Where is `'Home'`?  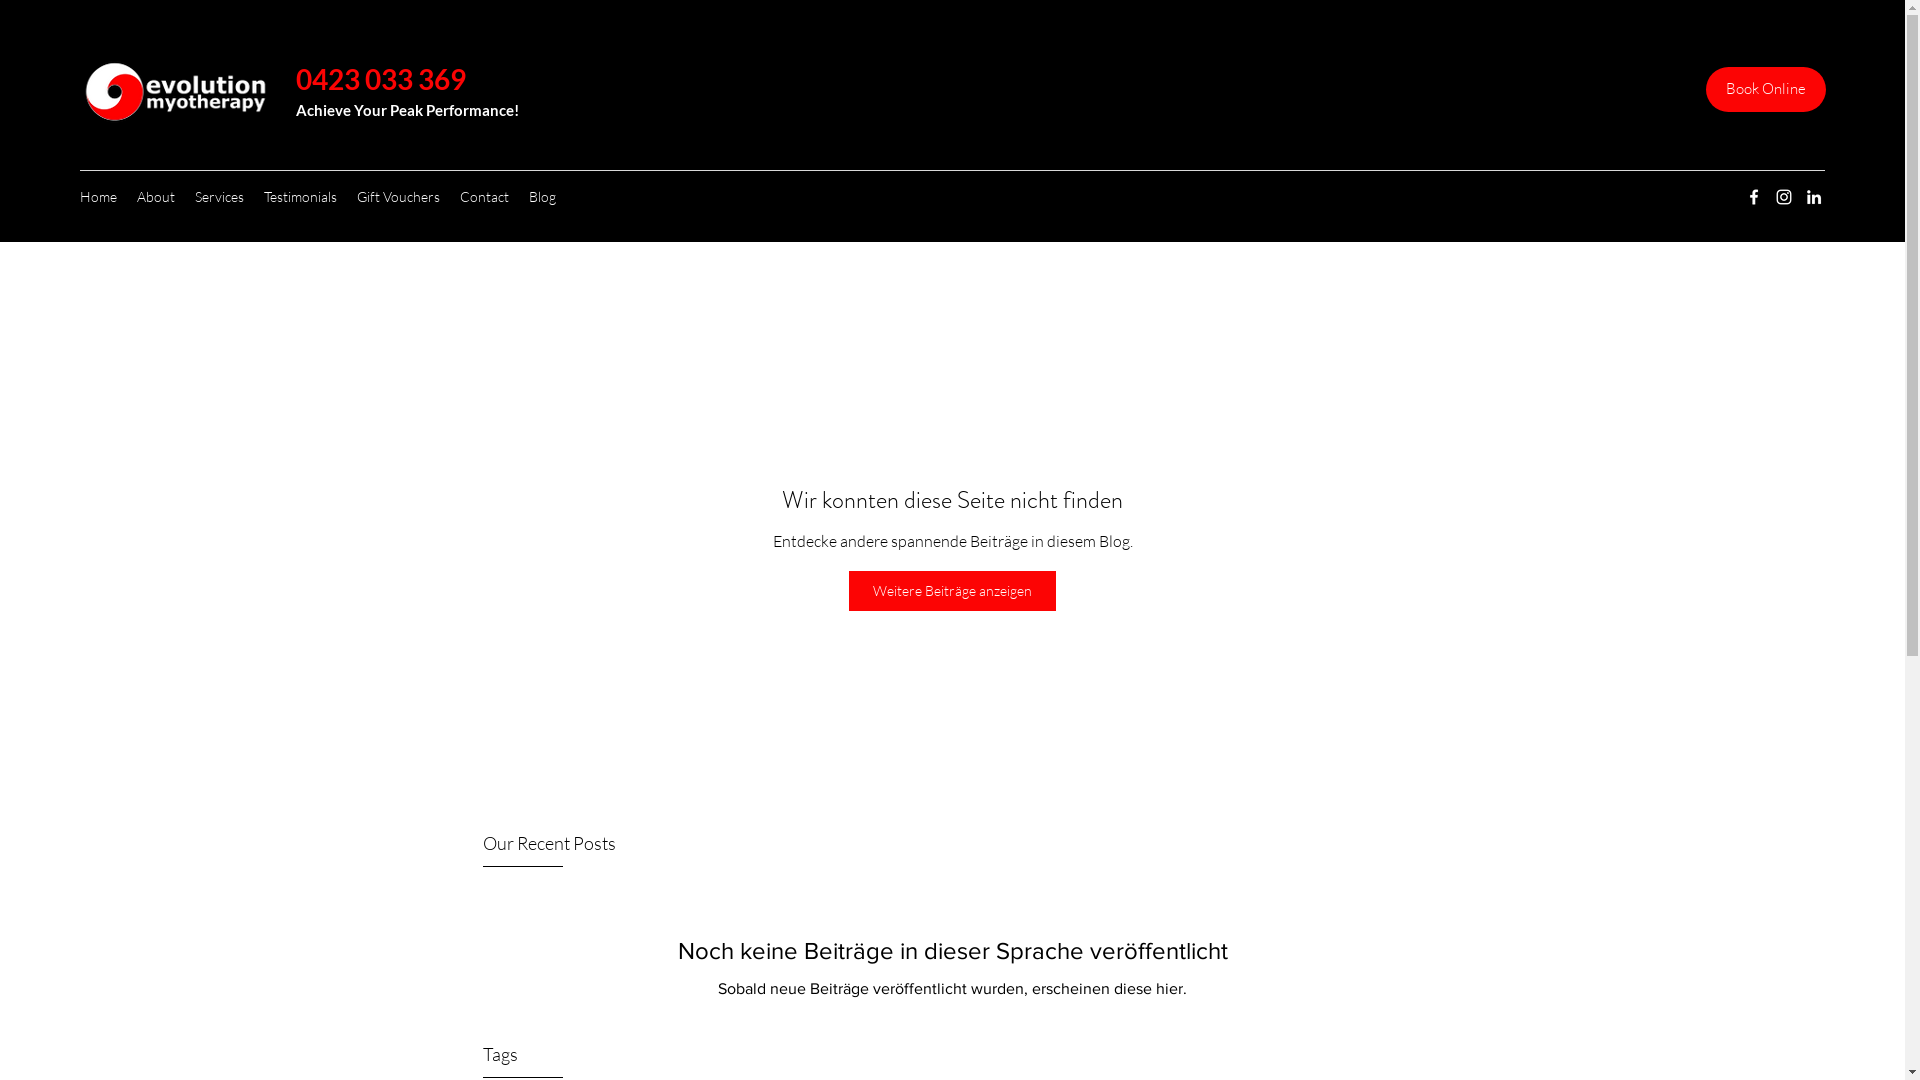
'Home' is located at coordinates (97, 196).